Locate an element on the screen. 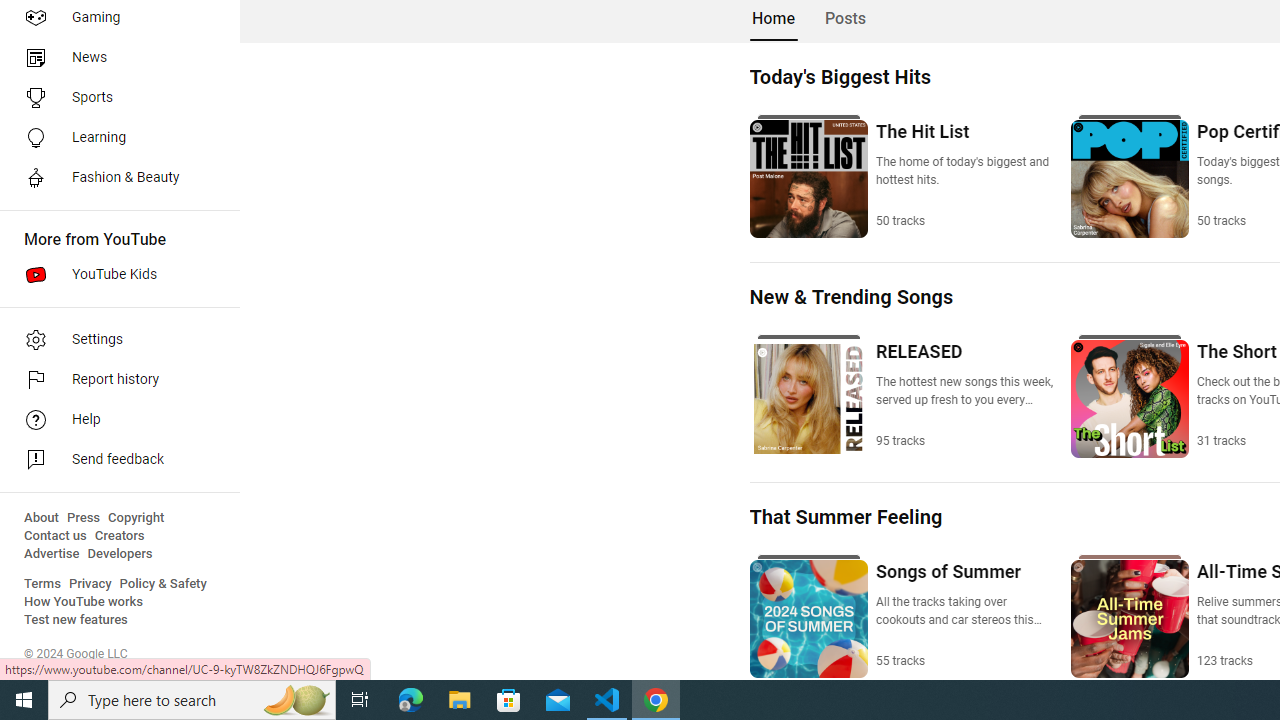 This screenshot has height=720, width=1280. 'YouTube Kids' is located at coordinates (112, 275).